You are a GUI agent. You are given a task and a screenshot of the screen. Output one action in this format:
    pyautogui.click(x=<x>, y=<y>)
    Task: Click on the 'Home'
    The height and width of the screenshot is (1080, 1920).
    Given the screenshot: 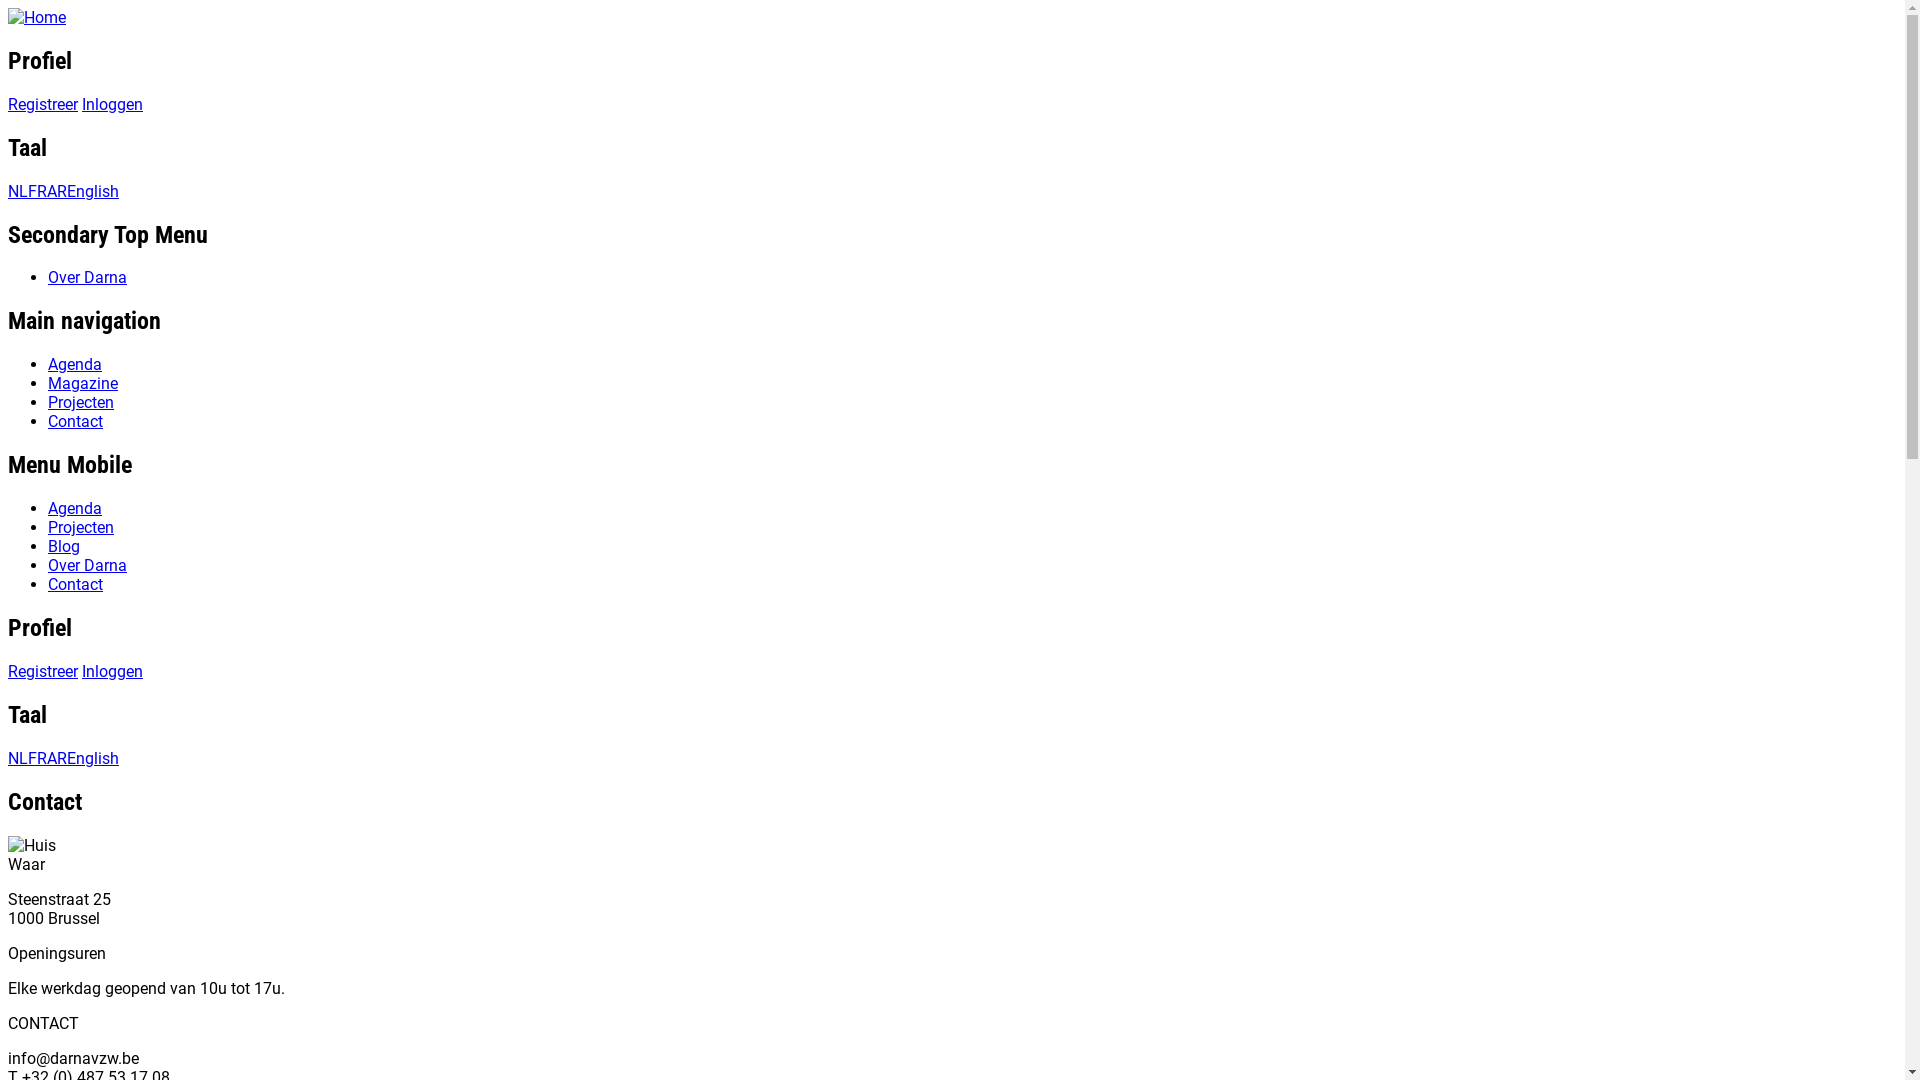 What is the action you would take?
    pyautogui.click(x=8, y=17)
    